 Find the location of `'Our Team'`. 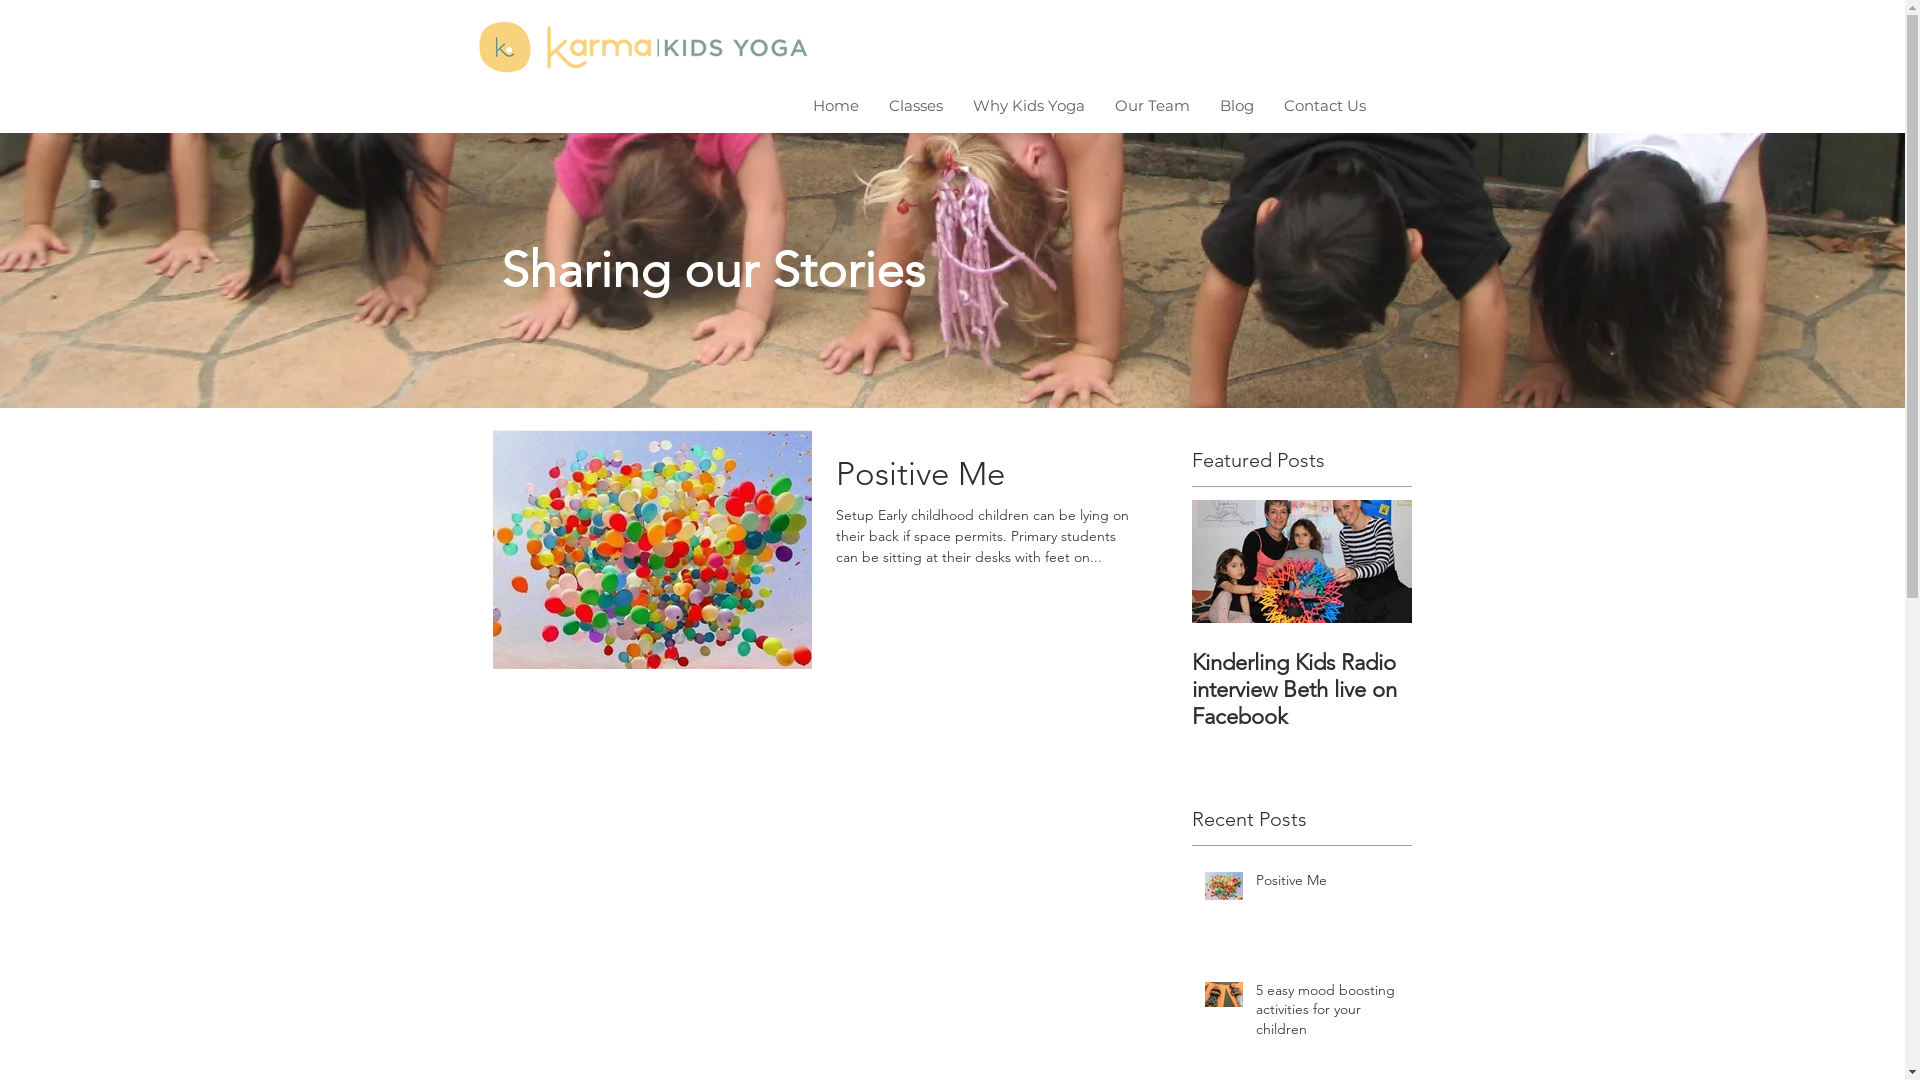

'Our Team' is located at coordinates (1152, 105).